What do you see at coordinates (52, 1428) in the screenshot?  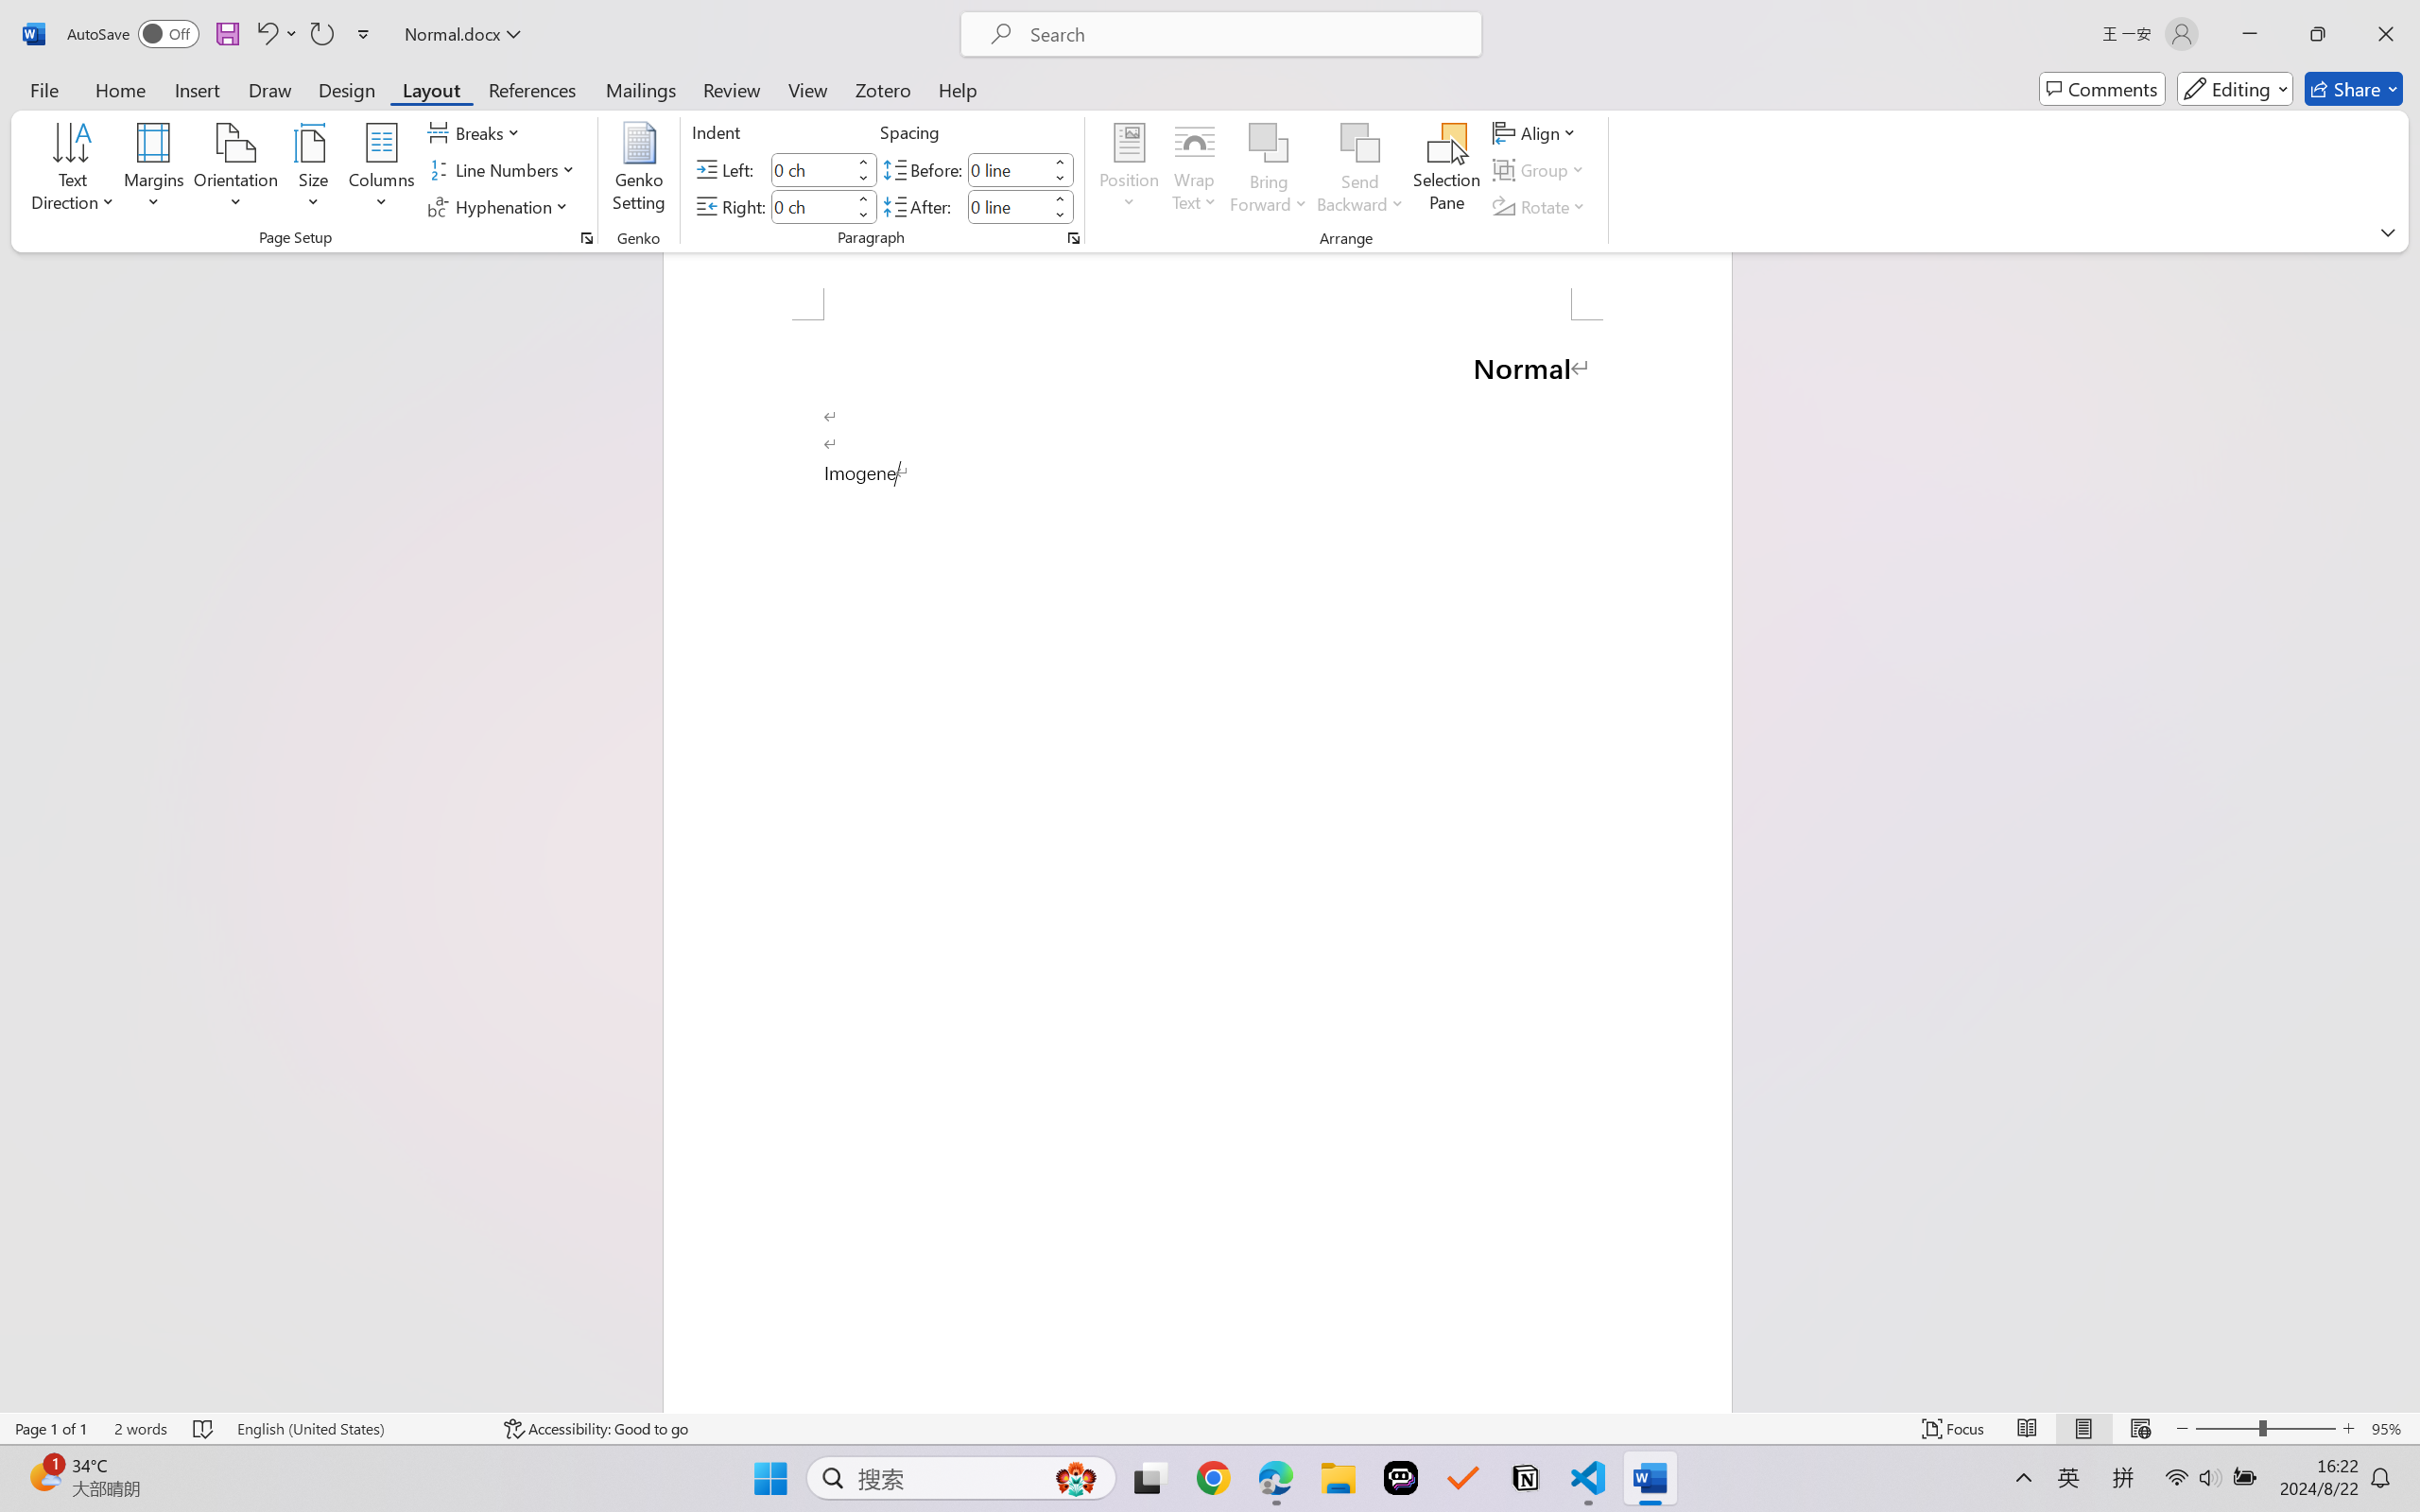 I see `'Page Number Page 1 of 1'` at bounding box center [52, 1428].